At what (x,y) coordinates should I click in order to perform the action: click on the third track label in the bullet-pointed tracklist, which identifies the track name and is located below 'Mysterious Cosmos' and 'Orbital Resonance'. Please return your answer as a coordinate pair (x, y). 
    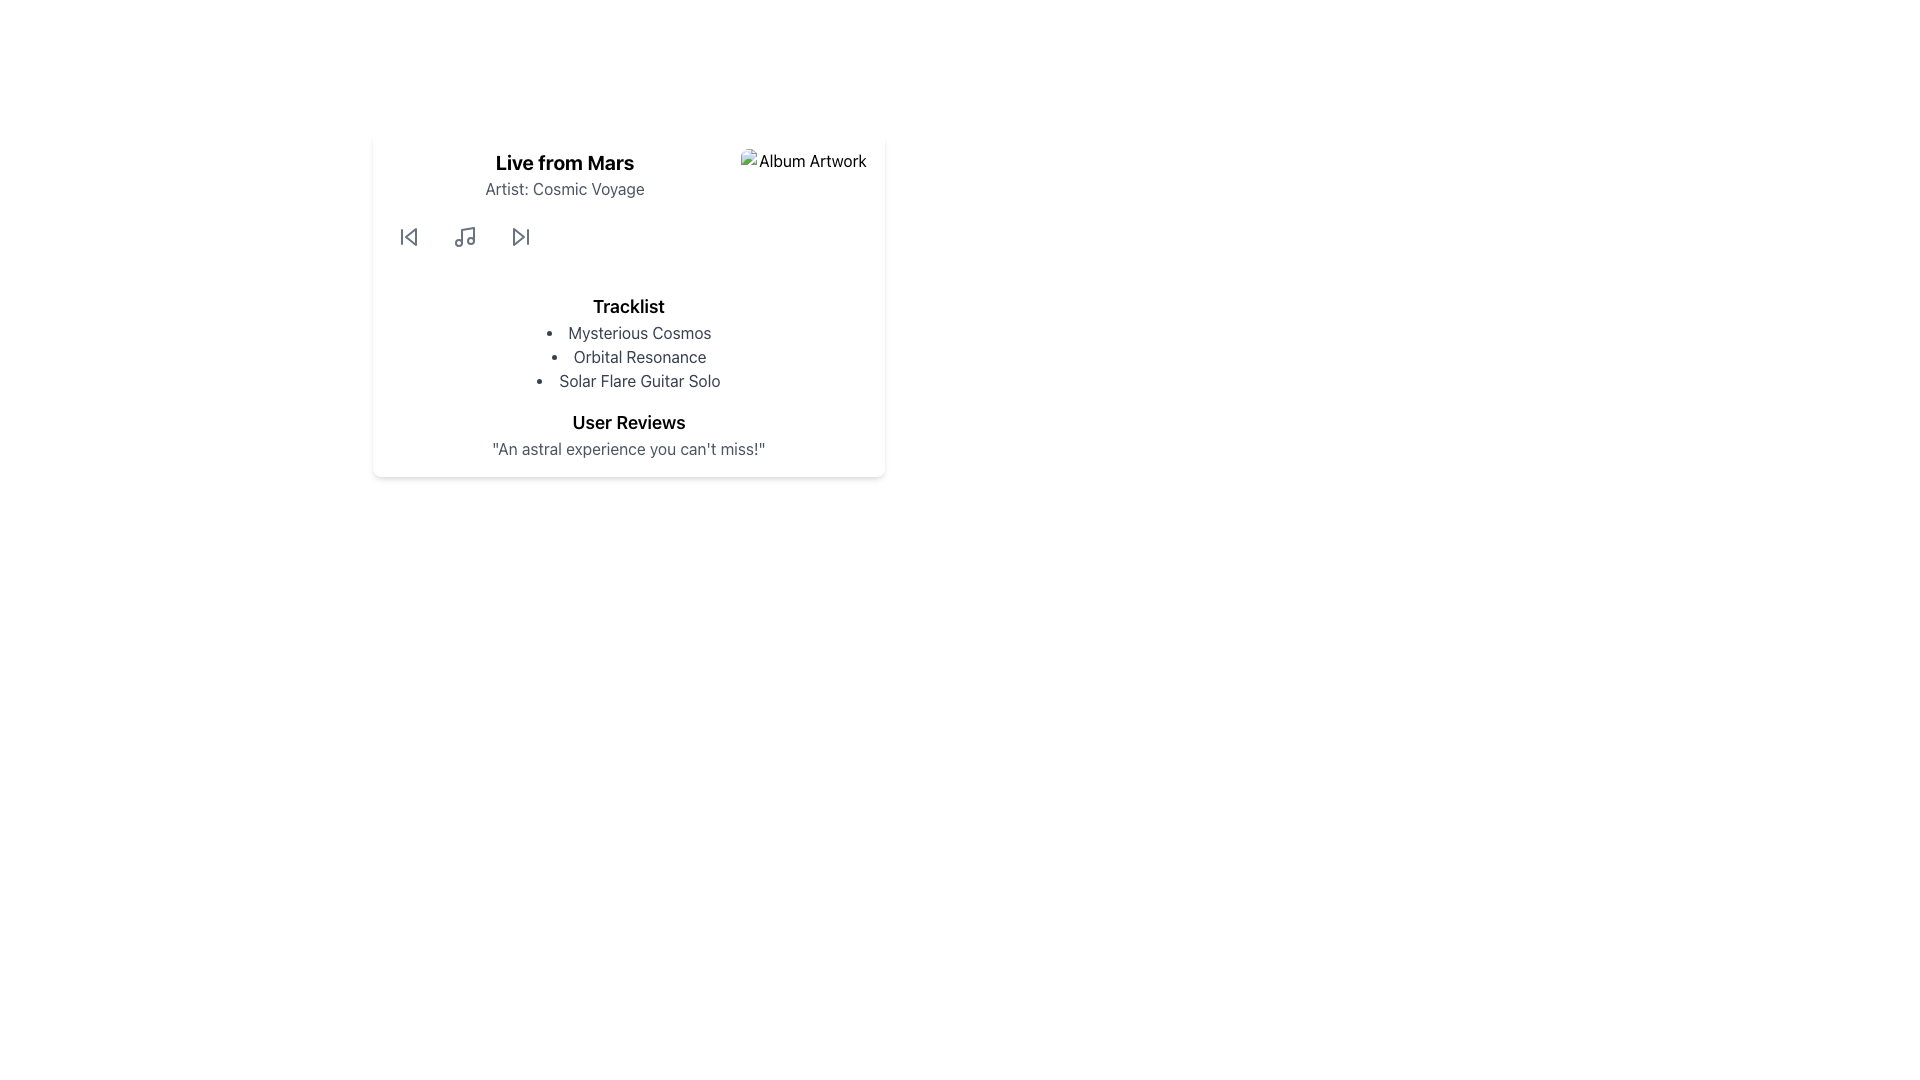
    Looking at the image, I should click on (627, 381).